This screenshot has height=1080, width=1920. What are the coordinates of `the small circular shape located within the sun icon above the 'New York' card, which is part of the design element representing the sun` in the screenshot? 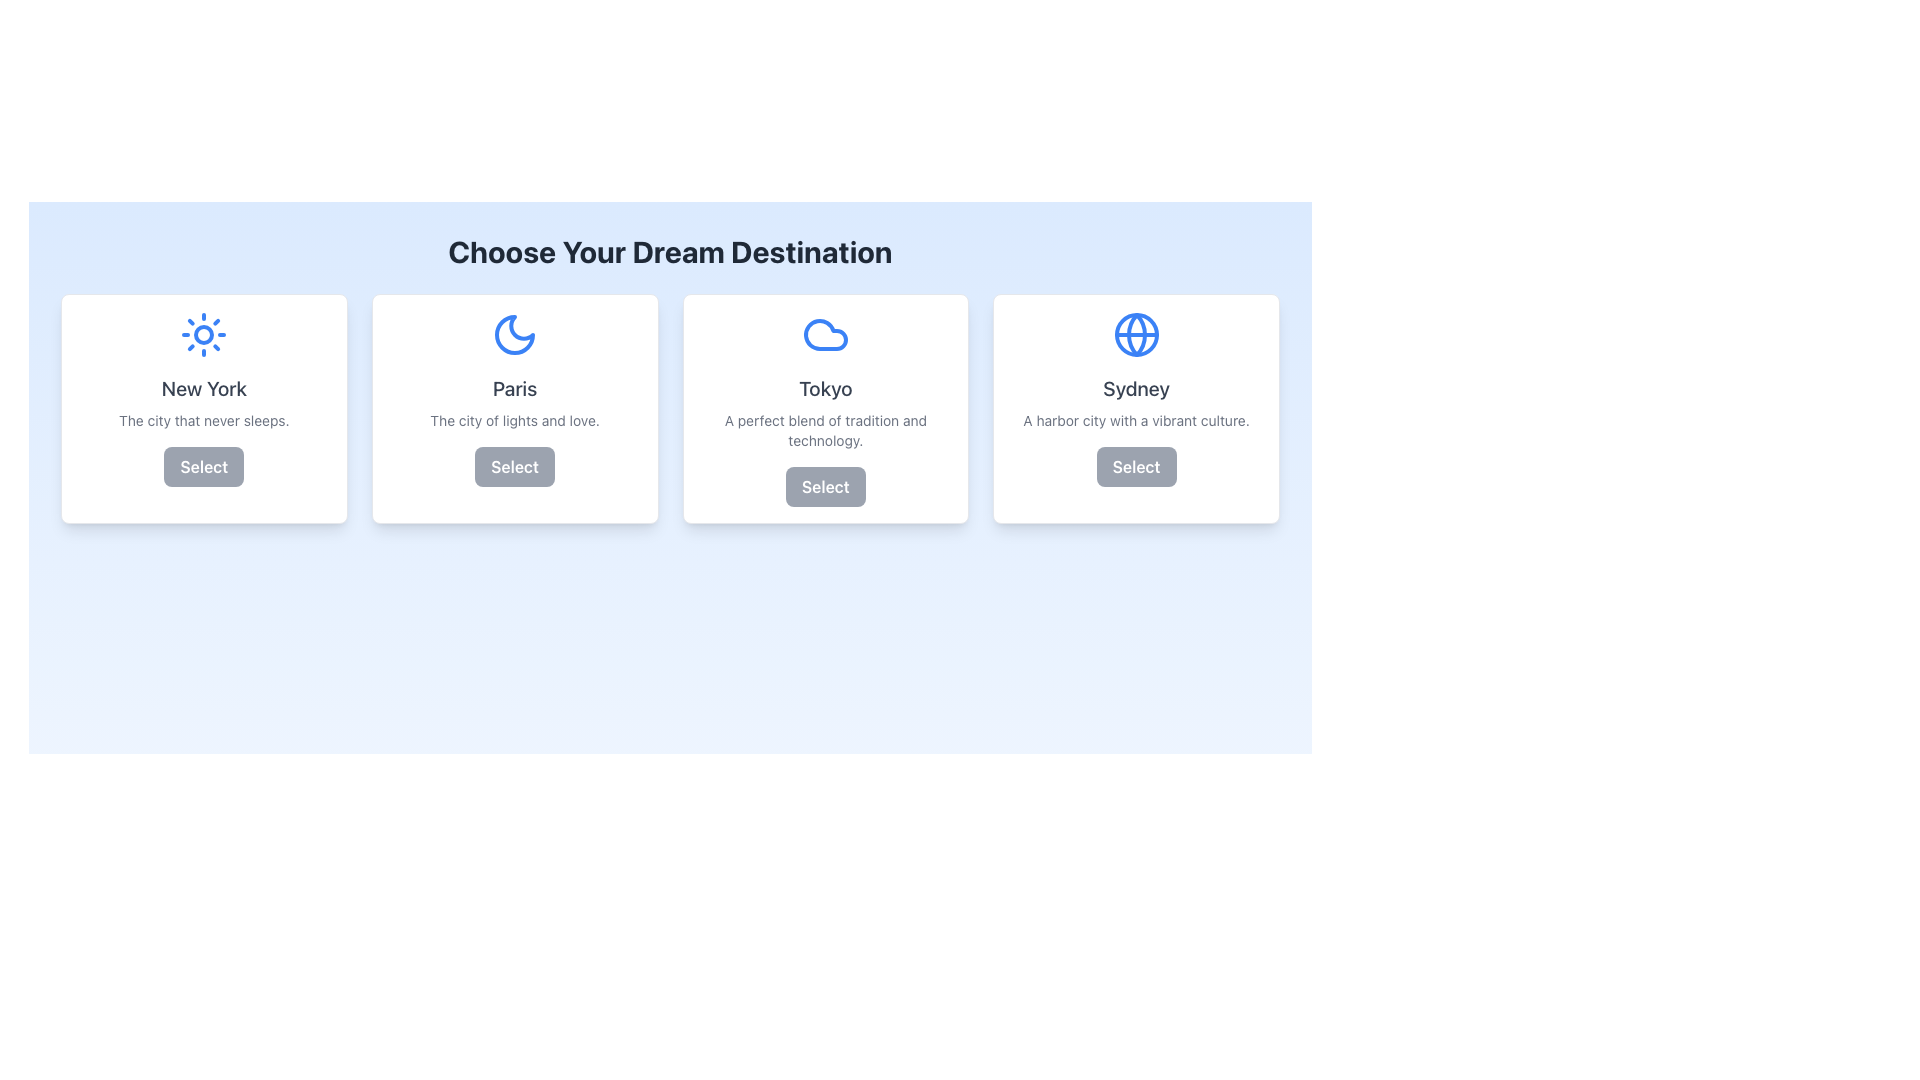 It's located at (204, 334).